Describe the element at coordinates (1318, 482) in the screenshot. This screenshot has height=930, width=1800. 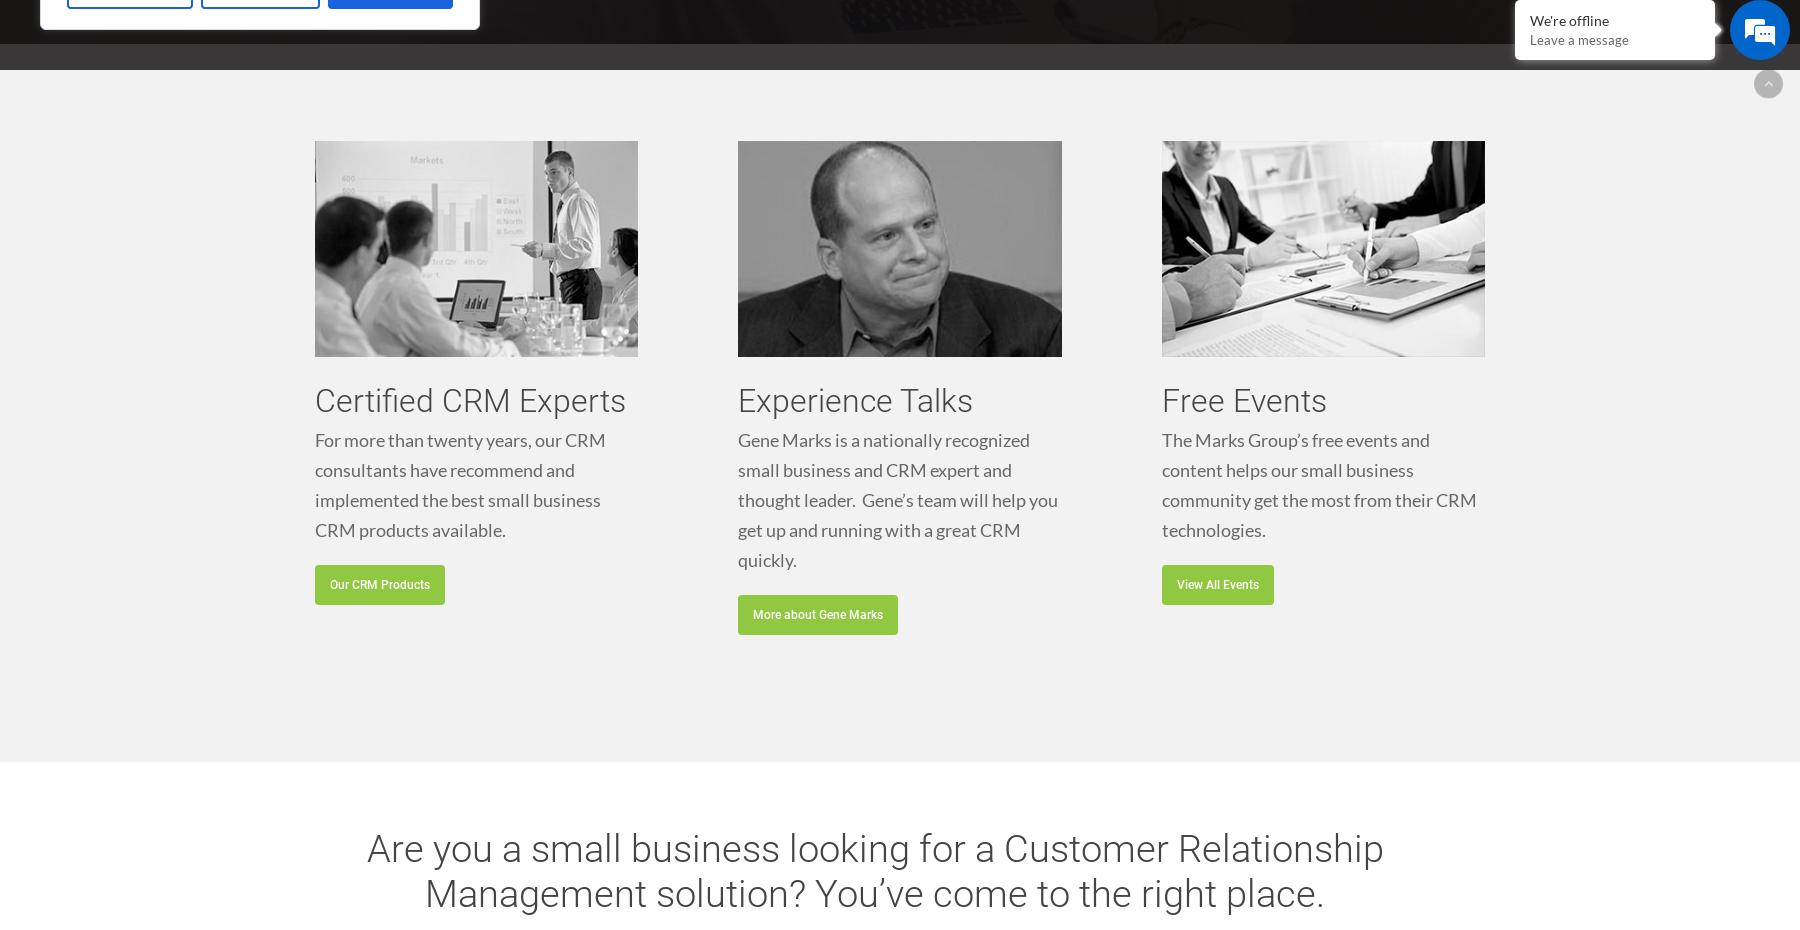
I see `'The Marks Group’s free events and content helps our small business community get the most from their CRM technologies.'` at that location.